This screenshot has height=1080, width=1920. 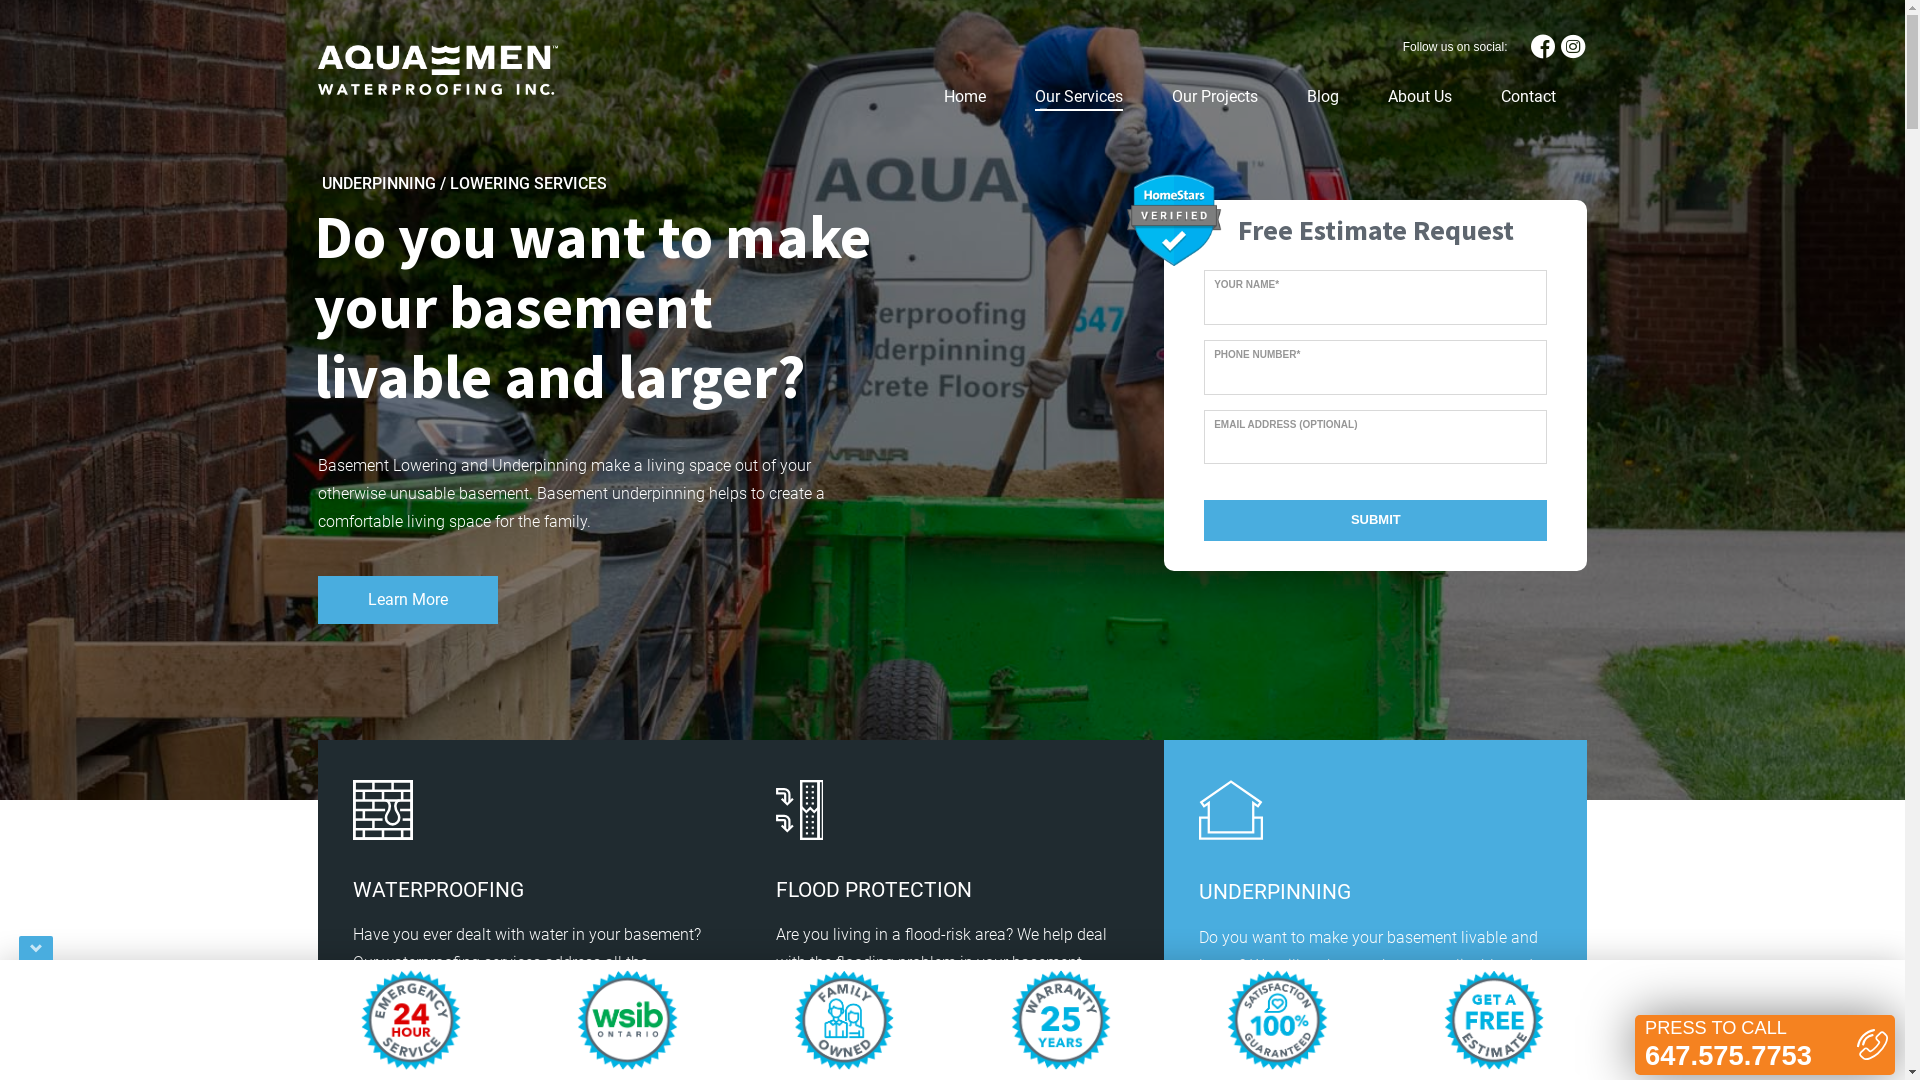 I want to click on 'Blog', so click(x=1294, y=96).